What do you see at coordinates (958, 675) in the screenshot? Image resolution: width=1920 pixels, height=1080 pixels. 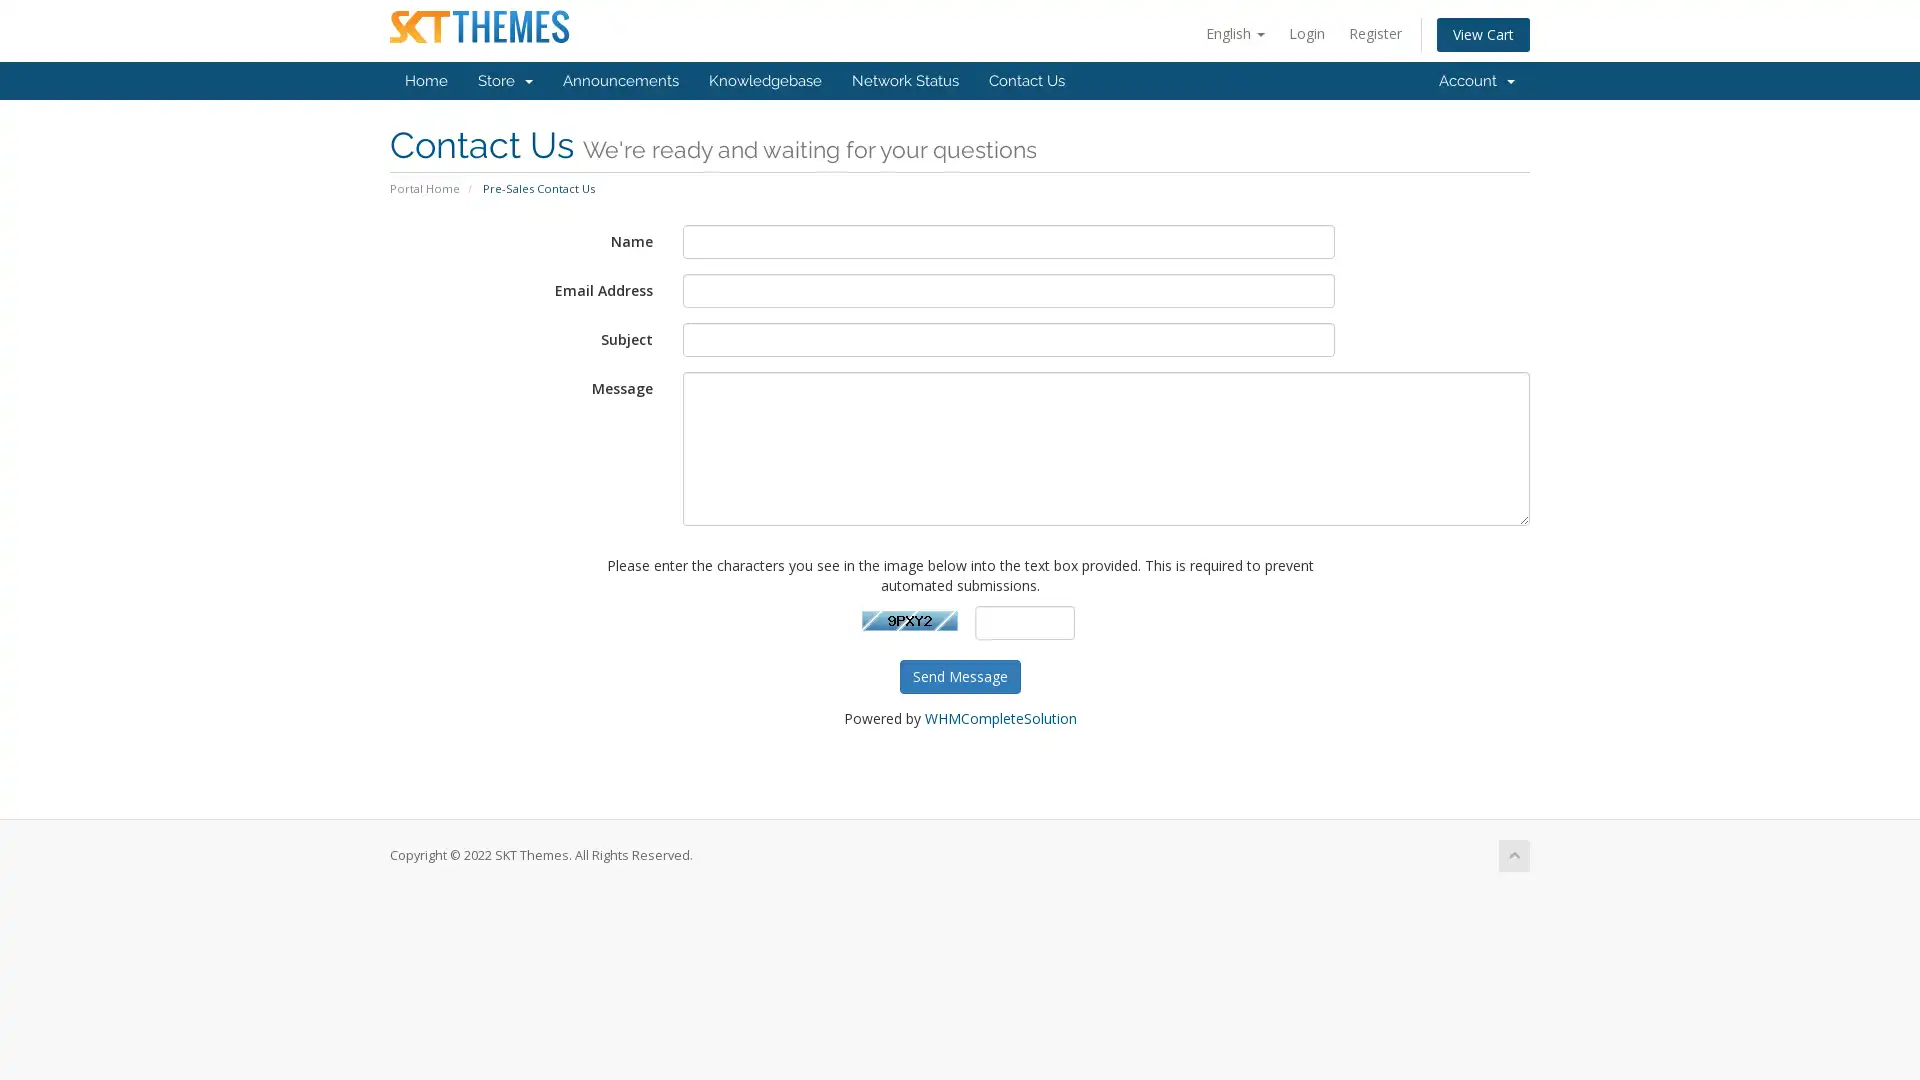 I see `Send Message` at bounding box center [958, 675].